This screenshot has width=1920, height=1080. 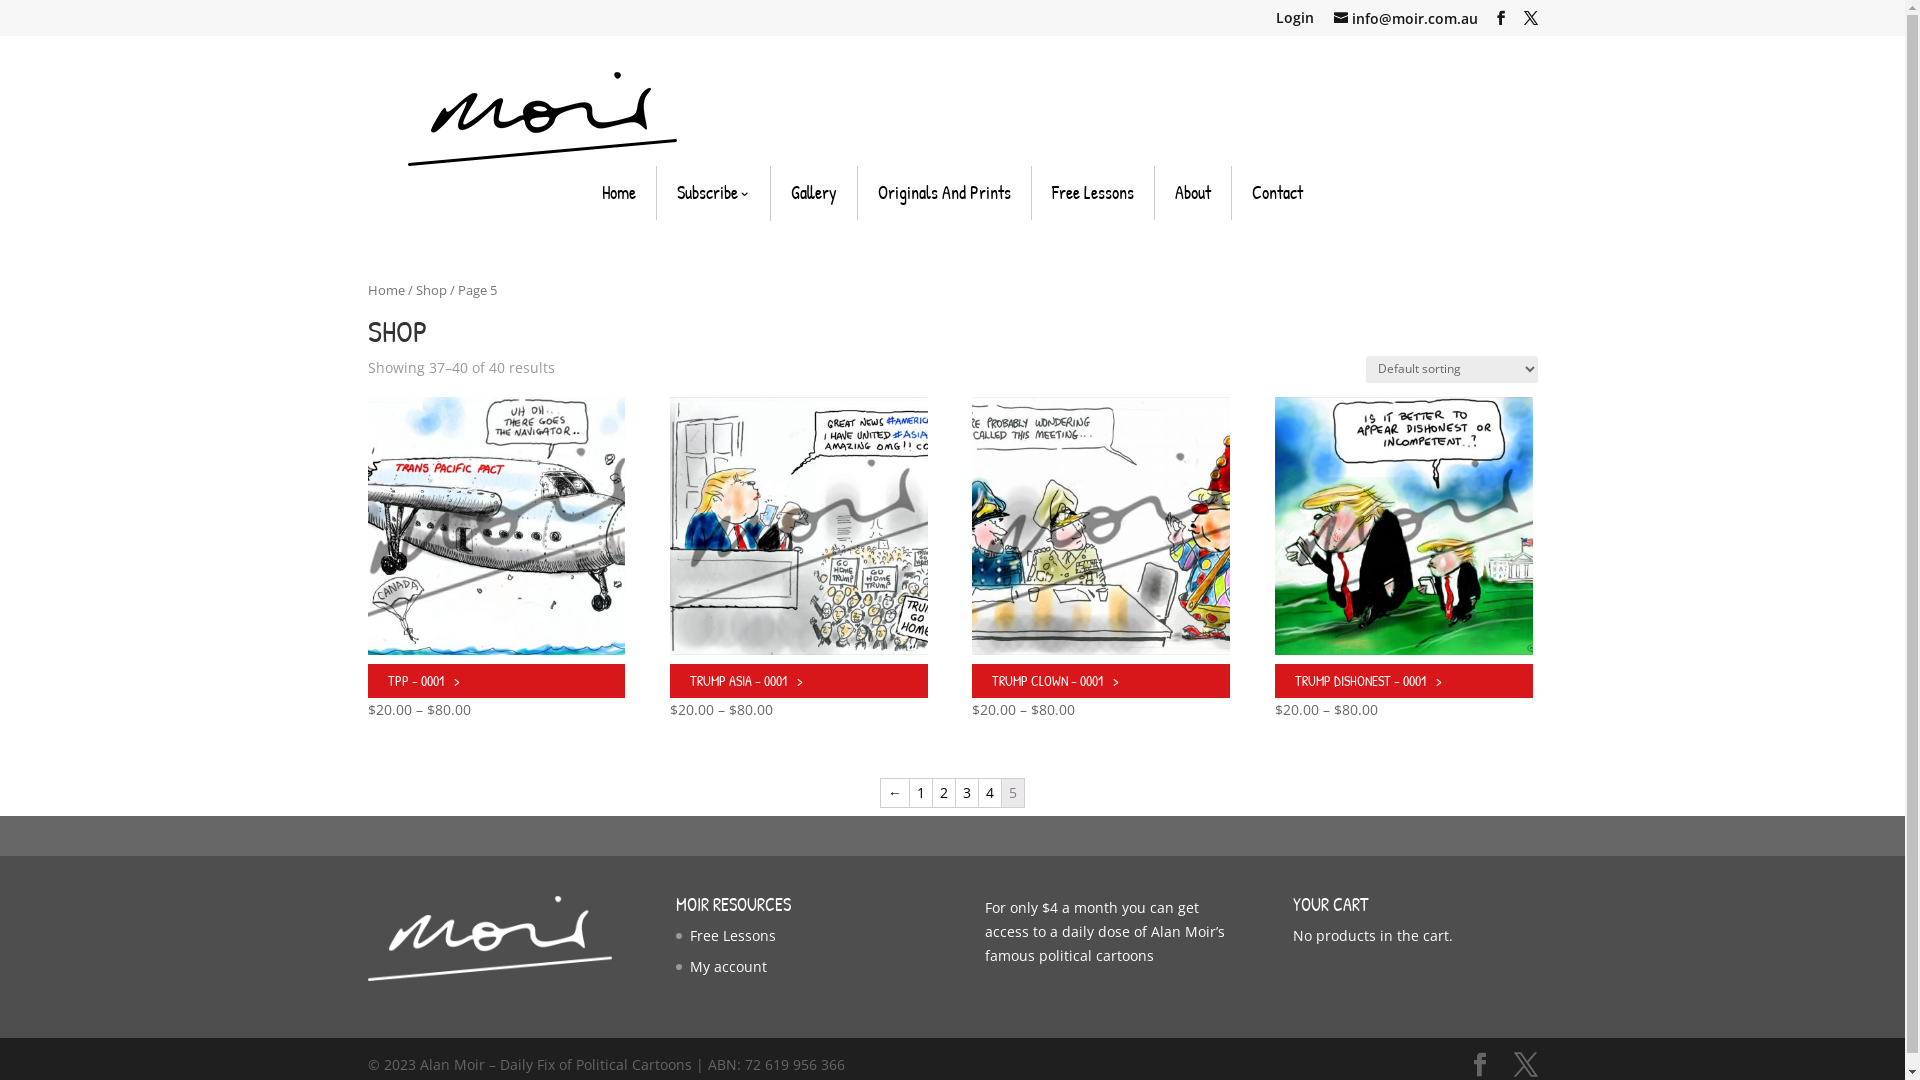 I want to click on '3', so click(x=966, y=792).